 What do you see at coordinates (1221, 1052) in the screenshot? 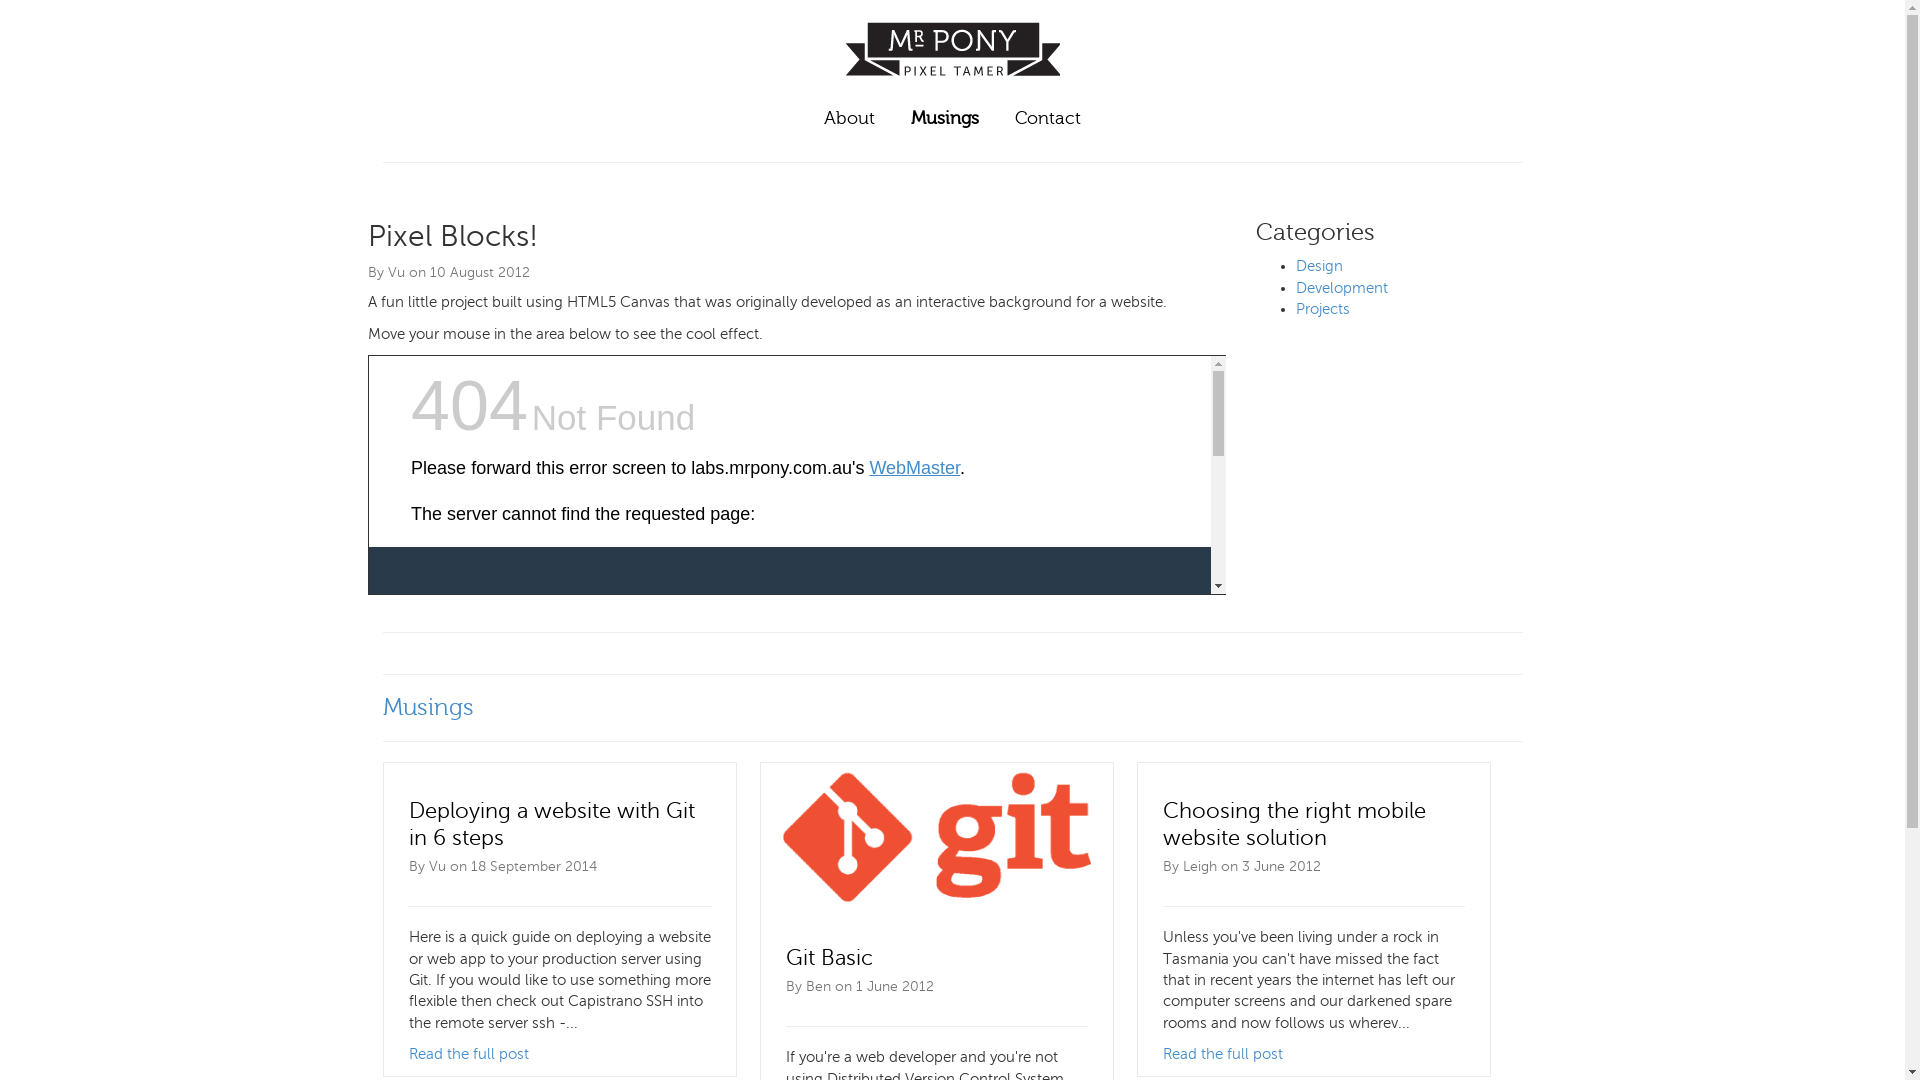
I see `'Read the full post'` at bounding box center [1221, 1052].